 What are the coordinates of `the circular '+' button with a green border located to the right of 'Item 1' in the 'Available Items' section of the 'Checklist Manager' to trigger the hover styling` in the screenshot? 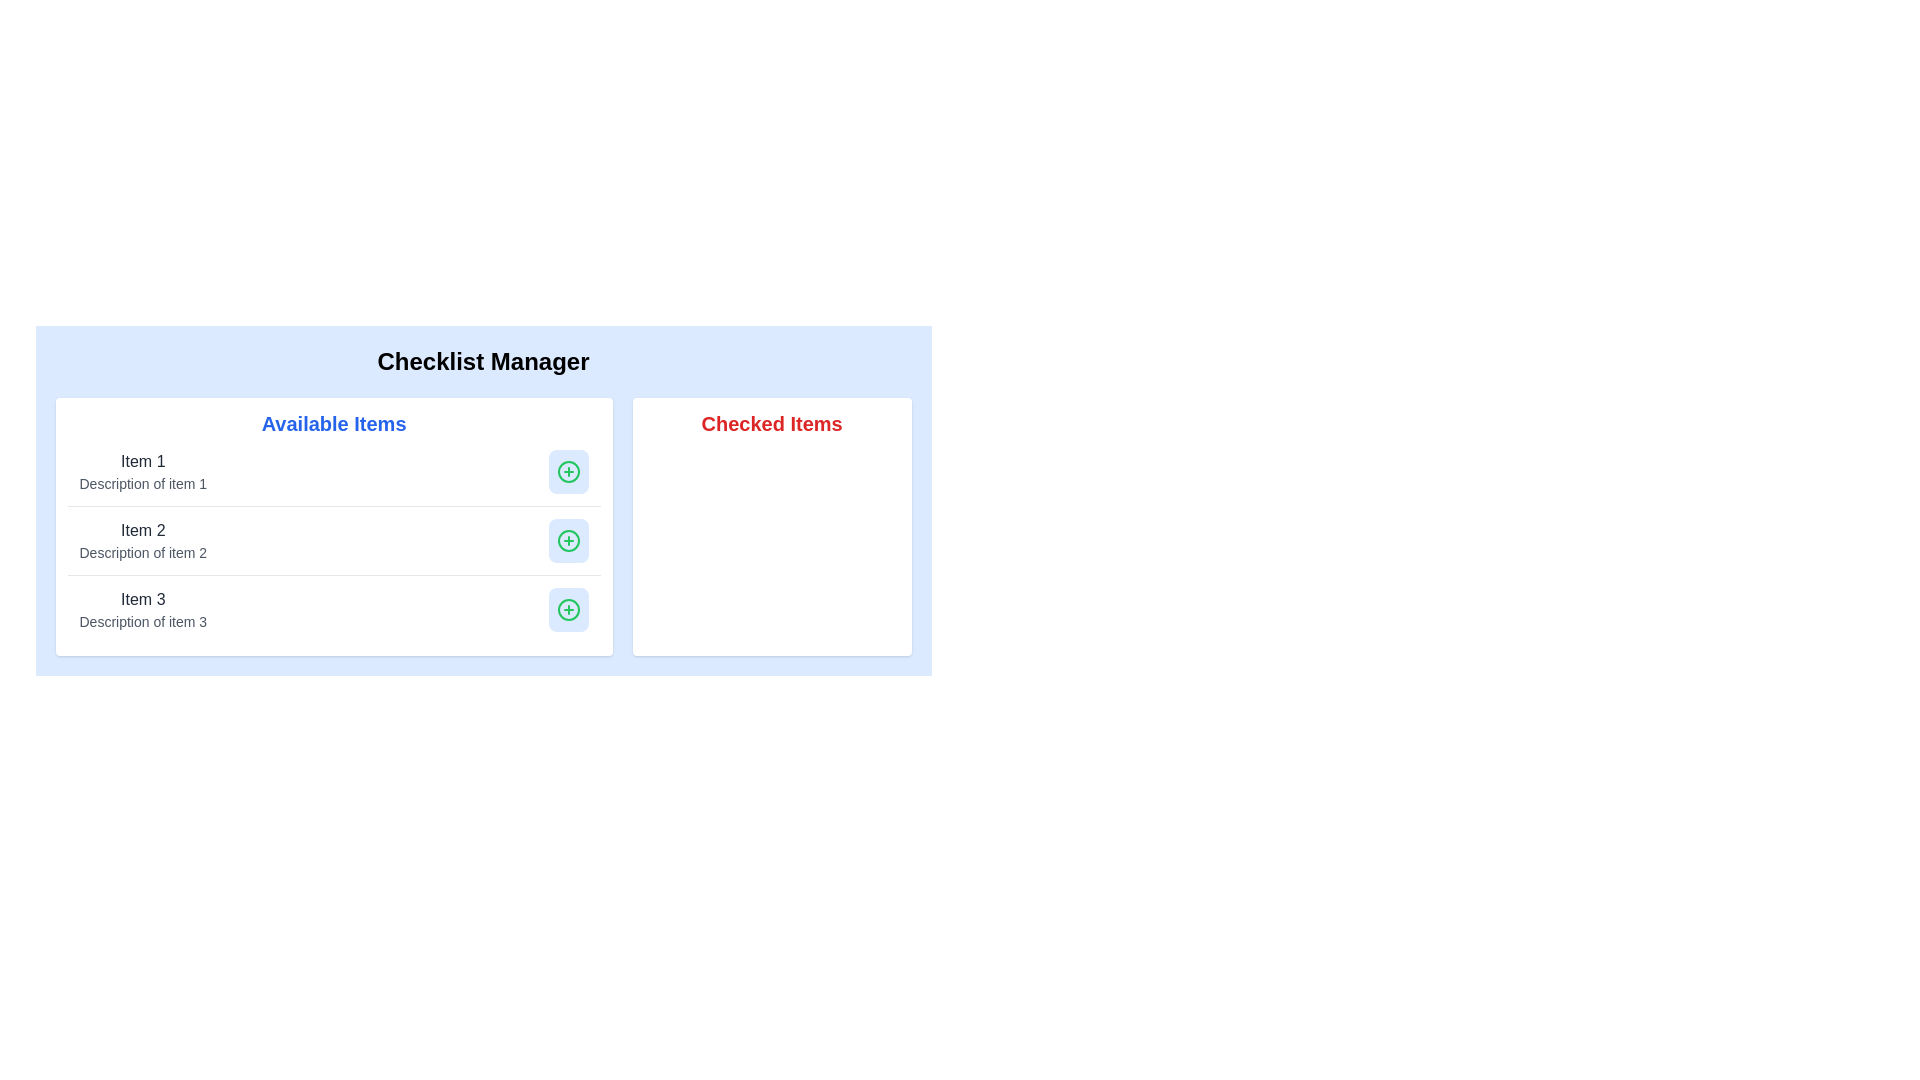 It's located at (567, 471).